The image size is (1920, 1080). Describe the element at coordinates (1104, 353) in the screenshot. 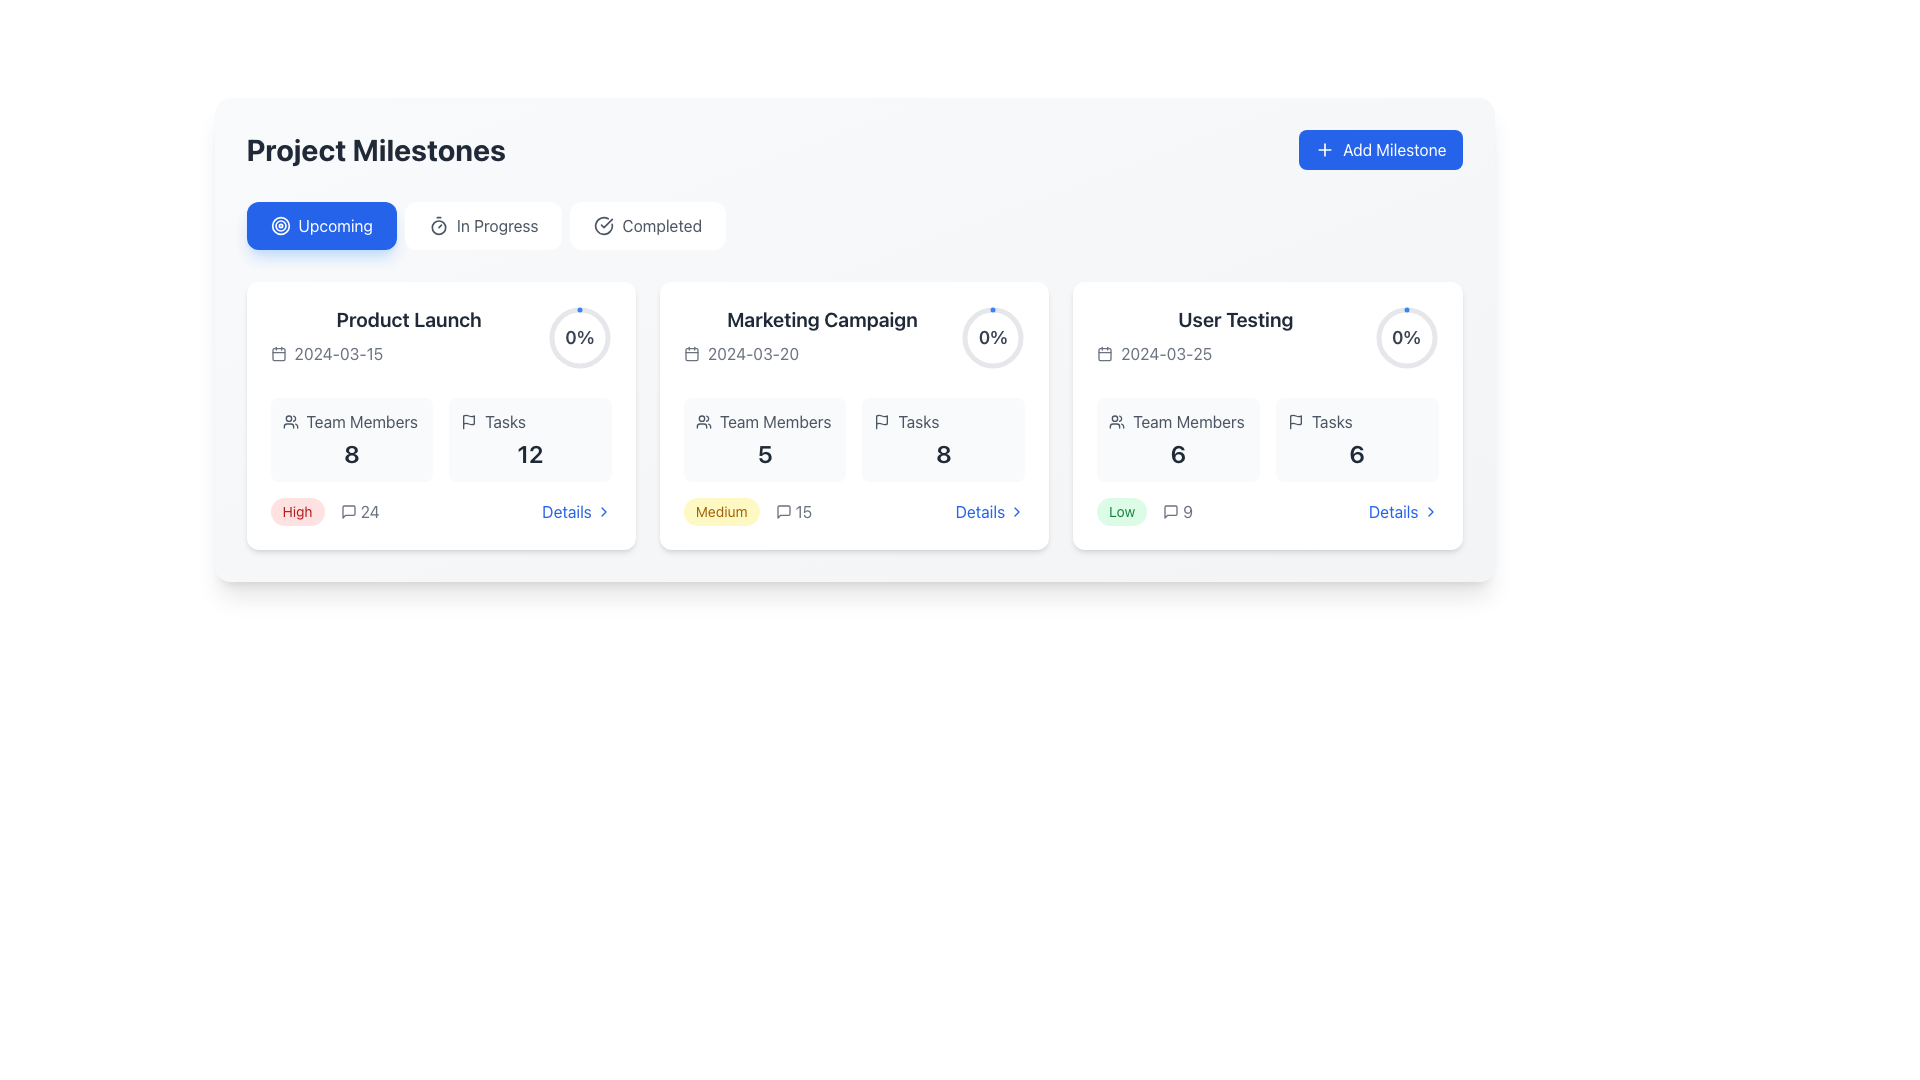

I see `the calendar icon located within the 'User Testing' card, which visually indicates date-related information next to the text '2024-03-25'` at that location.